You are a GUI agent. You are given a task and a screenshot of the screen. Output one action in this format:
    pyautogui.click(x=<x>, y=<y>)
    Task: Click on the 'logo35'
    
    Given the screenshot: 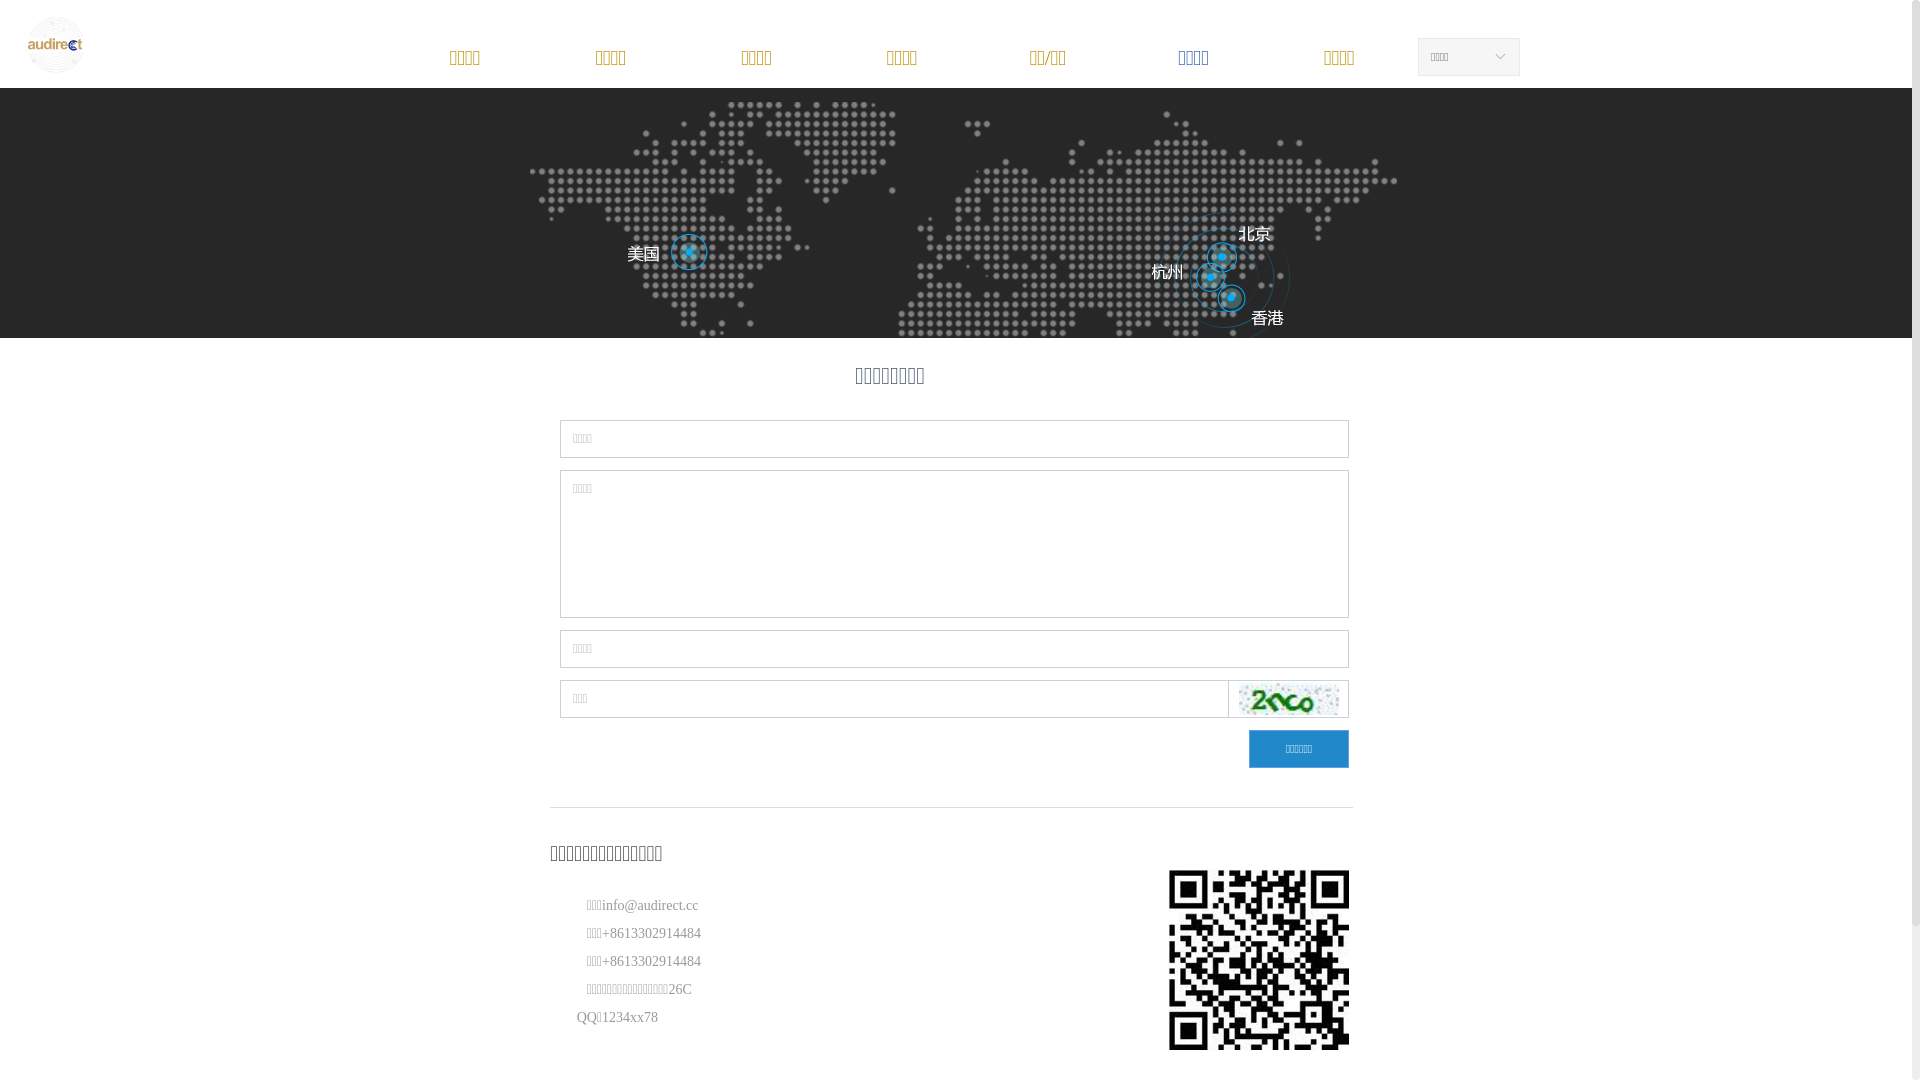 What is the action you would take?
    pyautogui.click(x=25, y=45)
    